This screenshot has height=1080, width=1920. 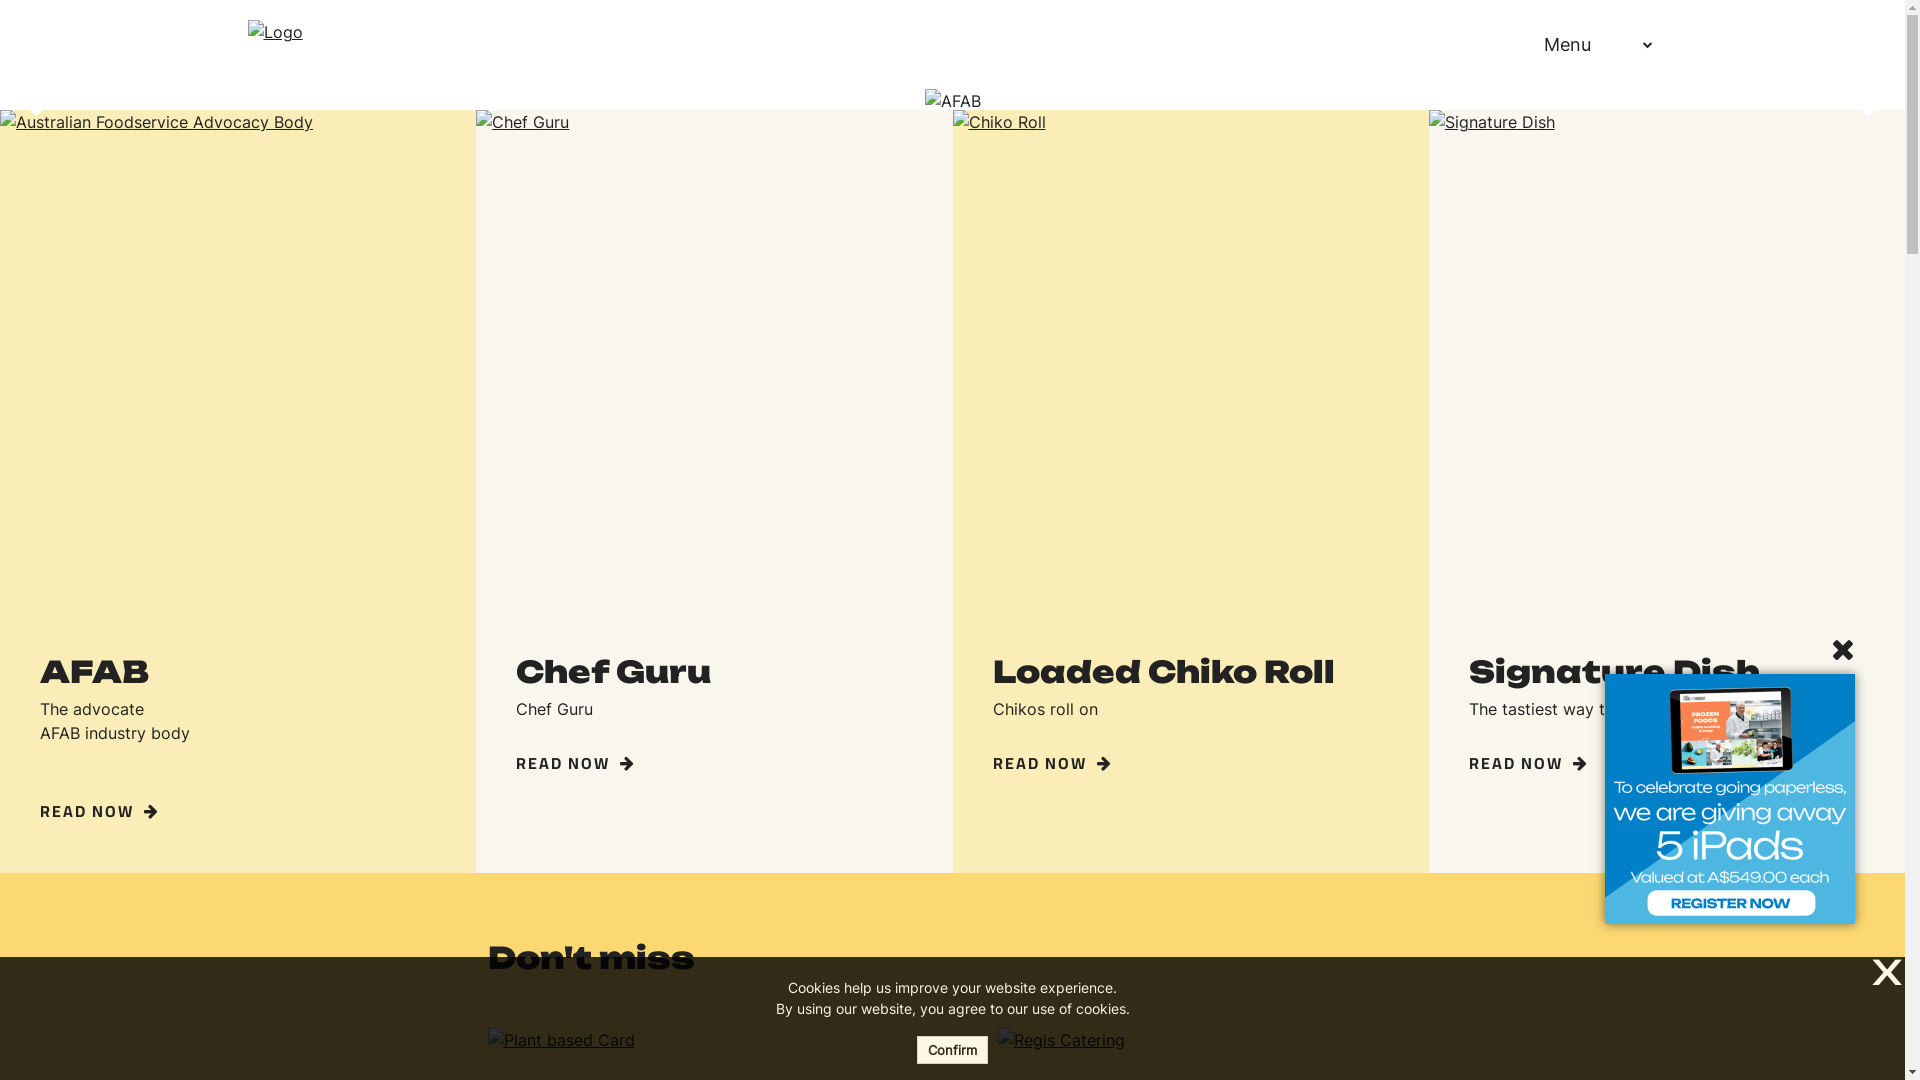 I want to click on 'Menu', so click(x=1574, y=43).